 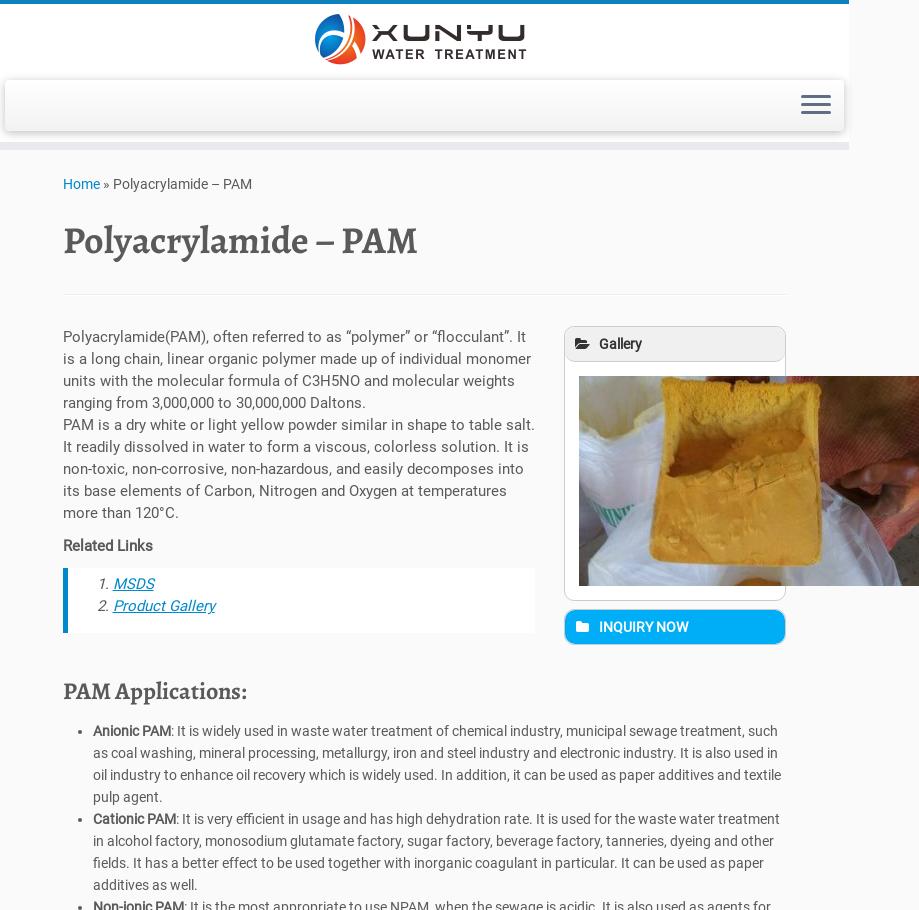 What do you see at coordinates (62, 375) in the screenshot?
I see `'Polyacrylamide(PAM), often referred to as “polymer” or “flocculant”. It is a long chain, linear organic polymer made up of individual monomer units with the molecular formula of C3H5NO and molecular weights ranging from 3,000,000 to 30,000,000 Daltons.'` at bounding box center [62, 375].